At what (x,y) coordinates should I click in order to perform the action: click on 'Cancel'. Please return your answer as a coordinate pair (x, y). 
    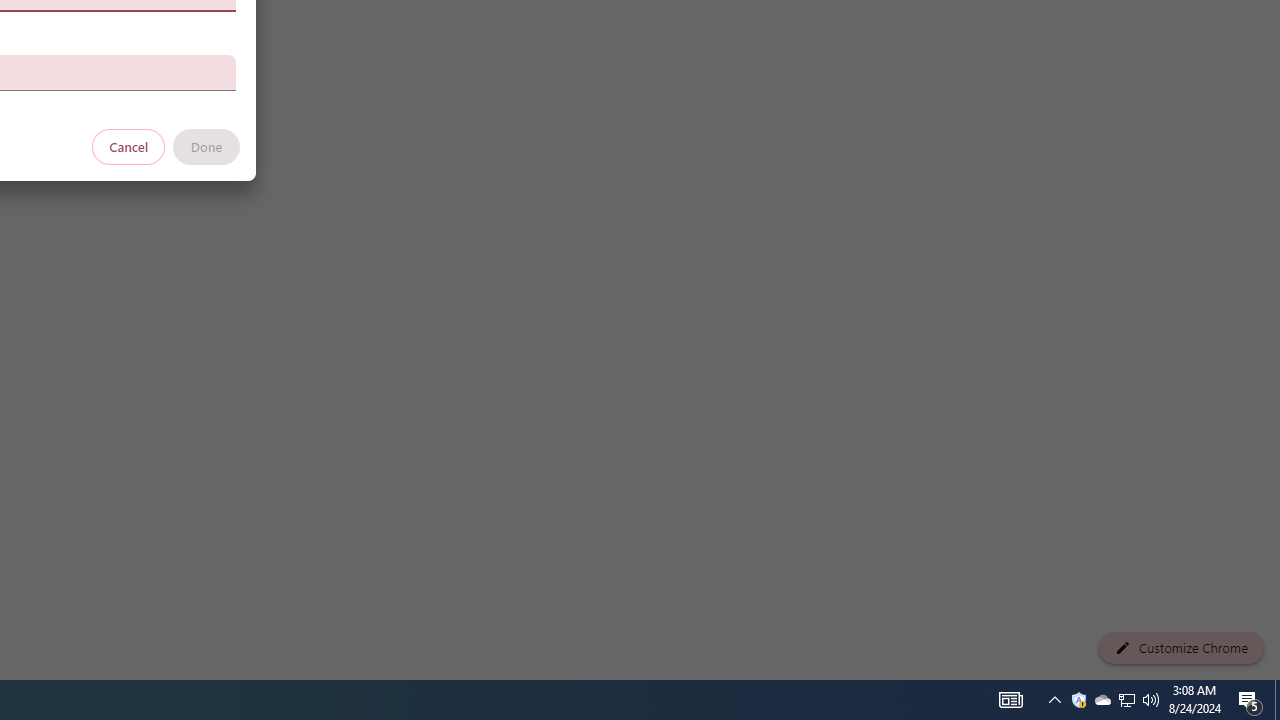
    Looking at the image, I should click on (128, 145).